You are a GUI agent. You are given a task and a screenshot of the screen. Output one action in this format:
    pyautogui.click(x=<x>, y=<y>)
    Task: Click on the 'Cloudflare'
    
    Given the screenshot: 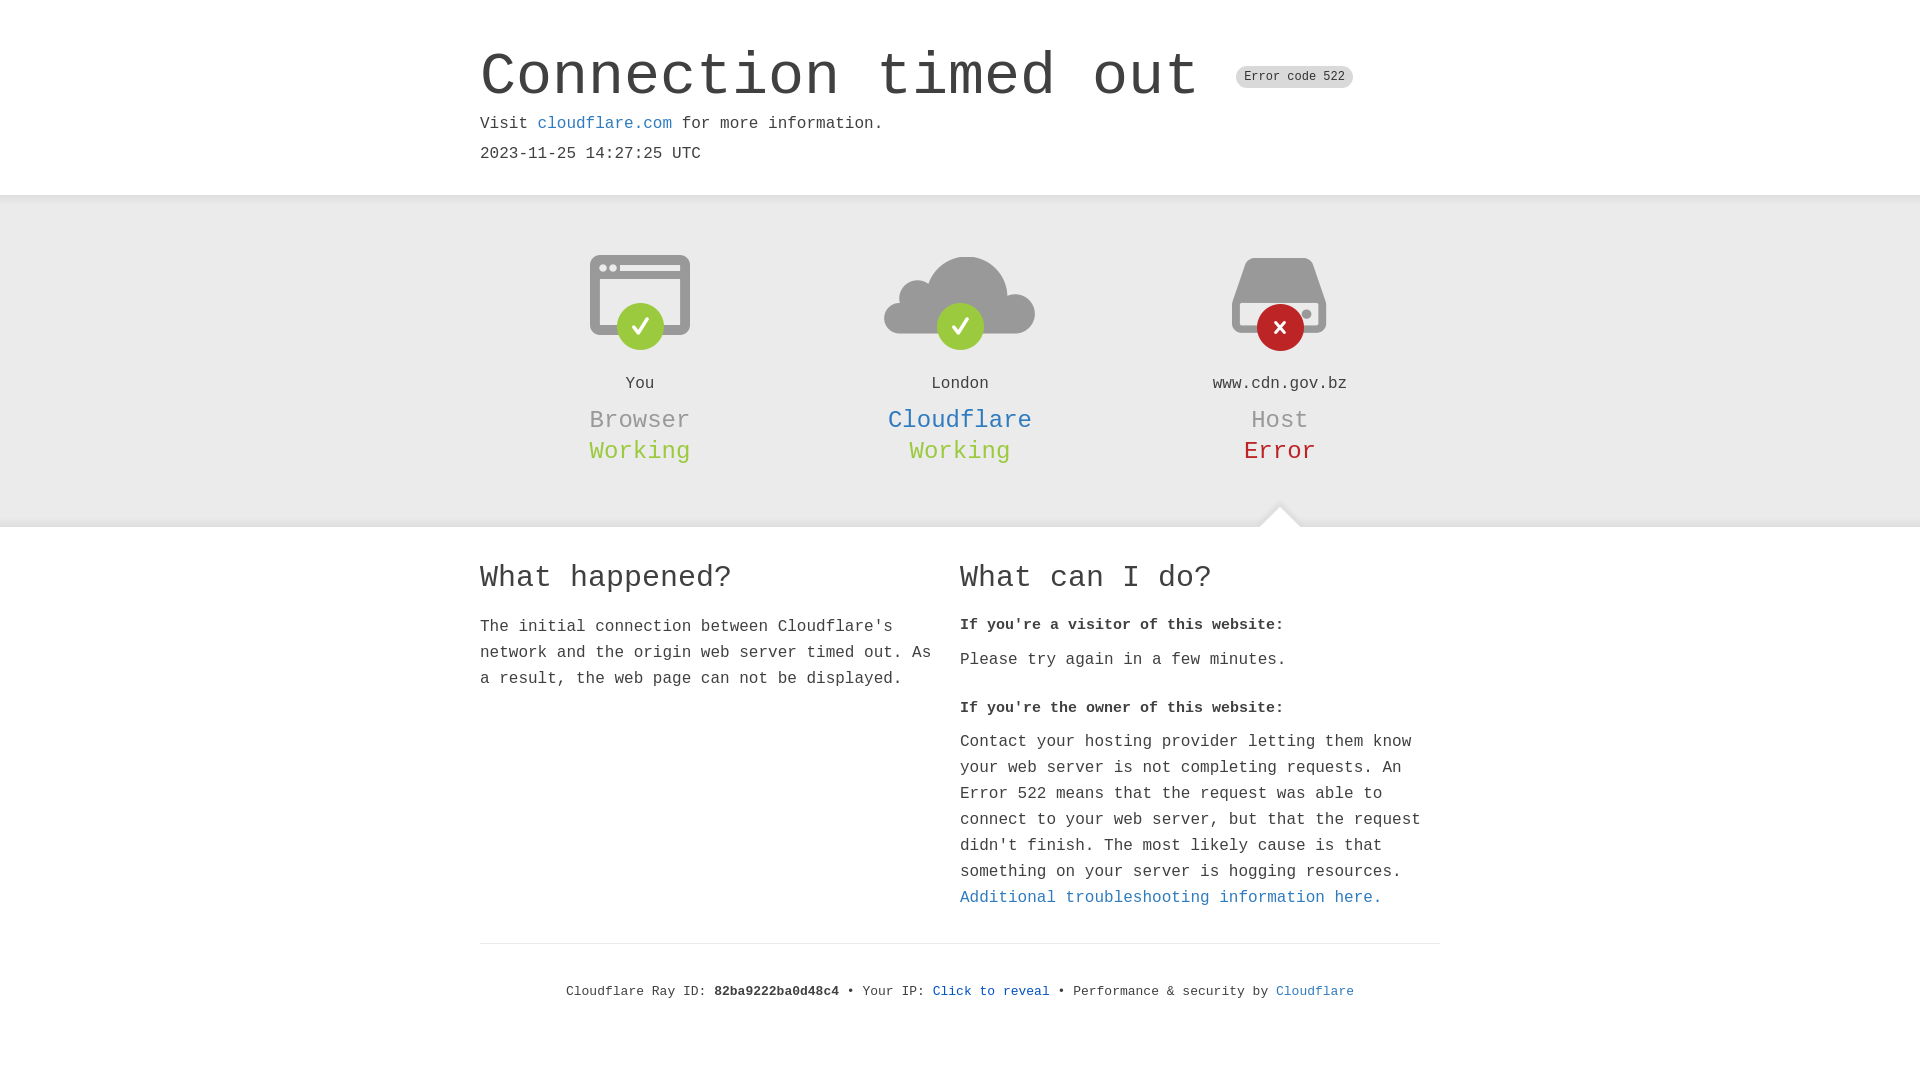 What is the action you would take?
    pyautogui.click(x=960, y=419)
    